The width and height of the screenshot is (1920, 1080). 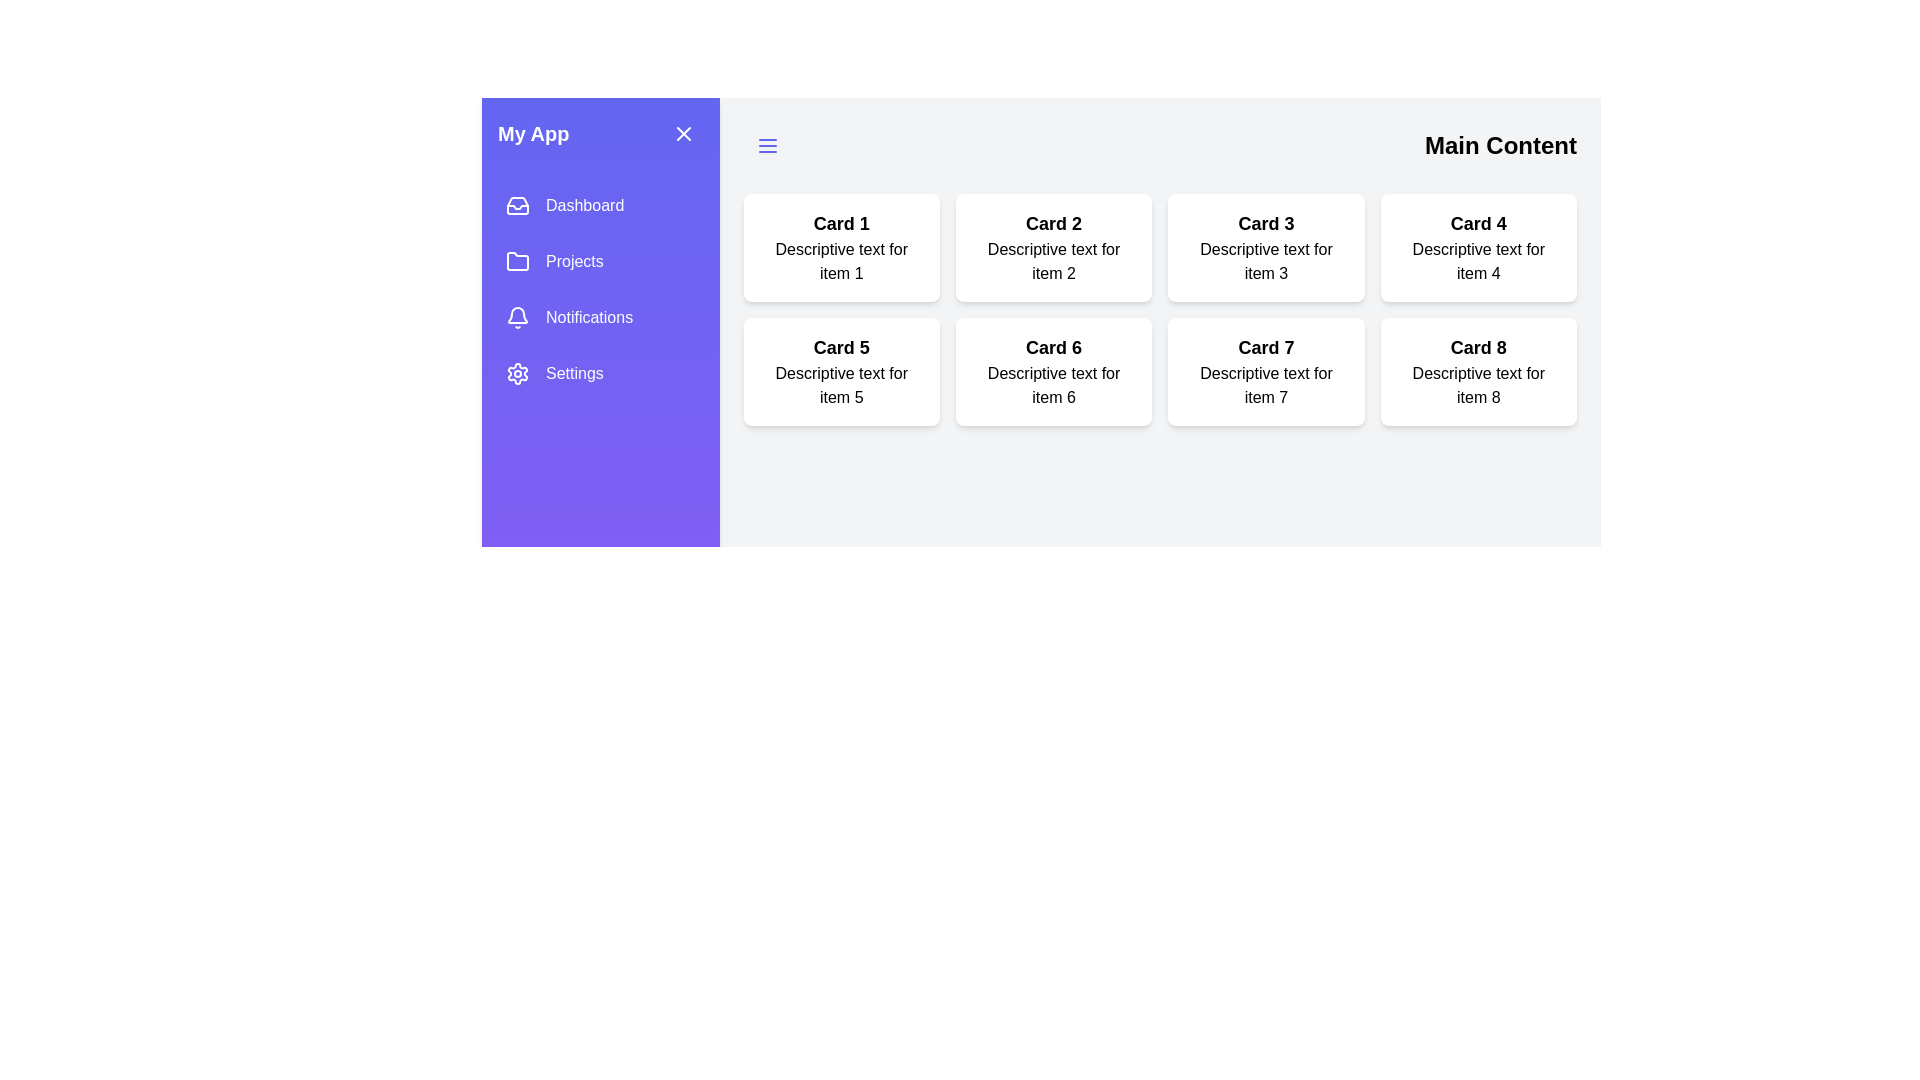 I want to click on the sidebar menu item Dashboard, so click(x=599, y=205).